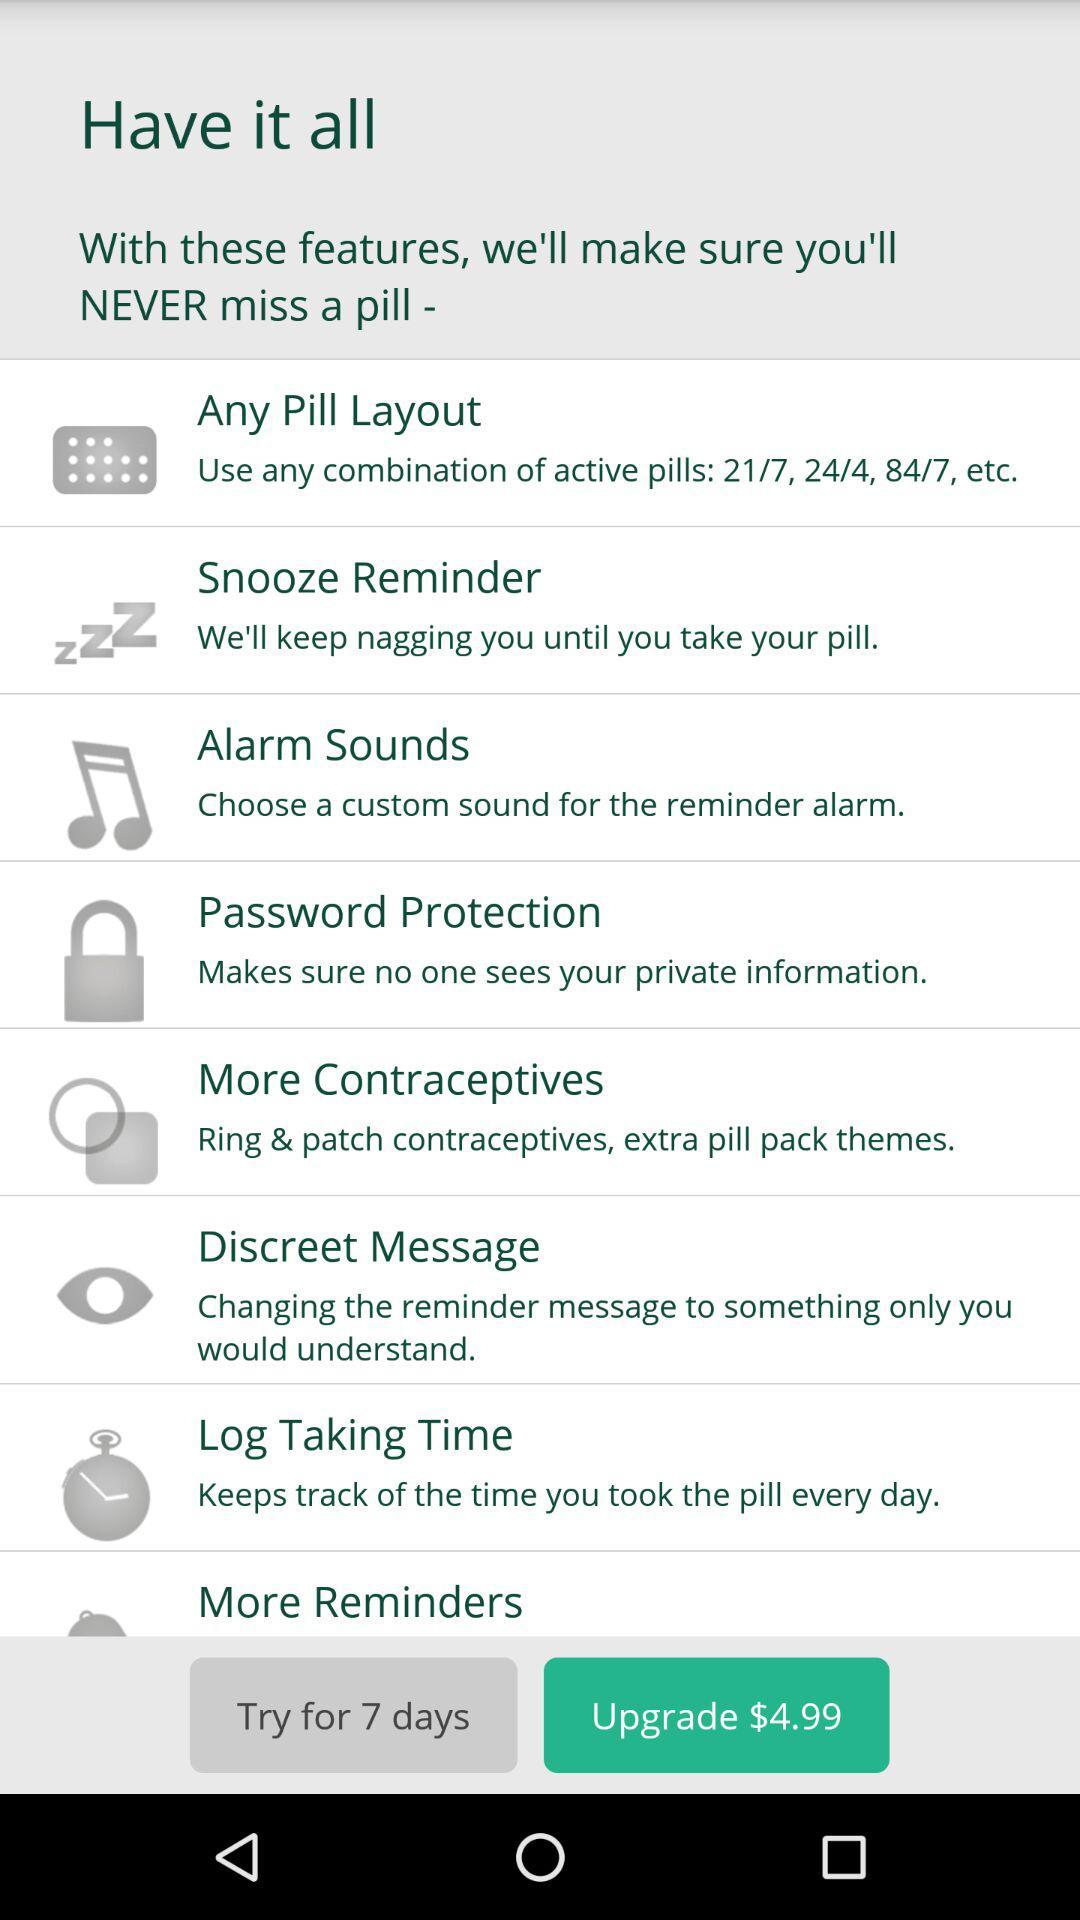 Image resolution: width=1080 pixels, height=1920 pixels. What do you see at coordinates (624, 742) in the screenshot?
I see `the icon above the choose a custom item` at bounding box center [624, 742].